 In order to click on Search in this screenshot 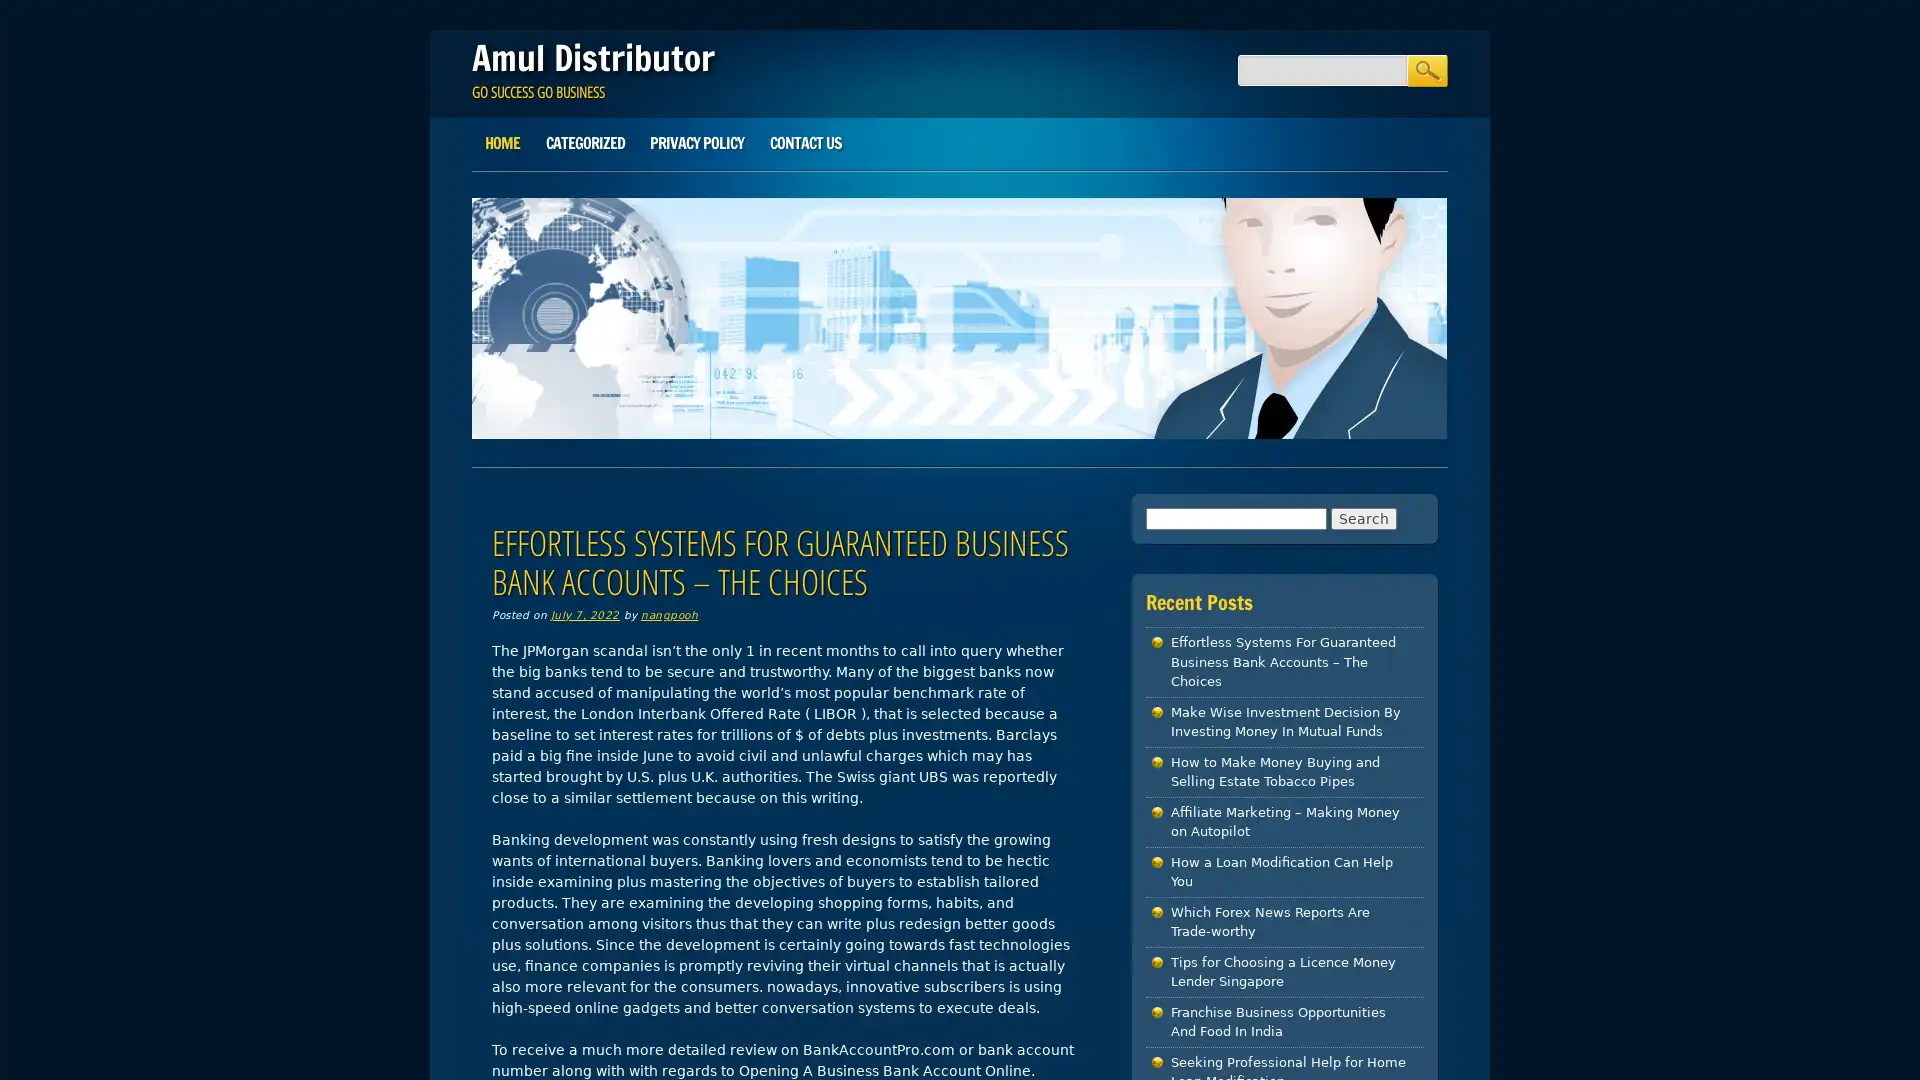, I will do `click(1362, 516)`.